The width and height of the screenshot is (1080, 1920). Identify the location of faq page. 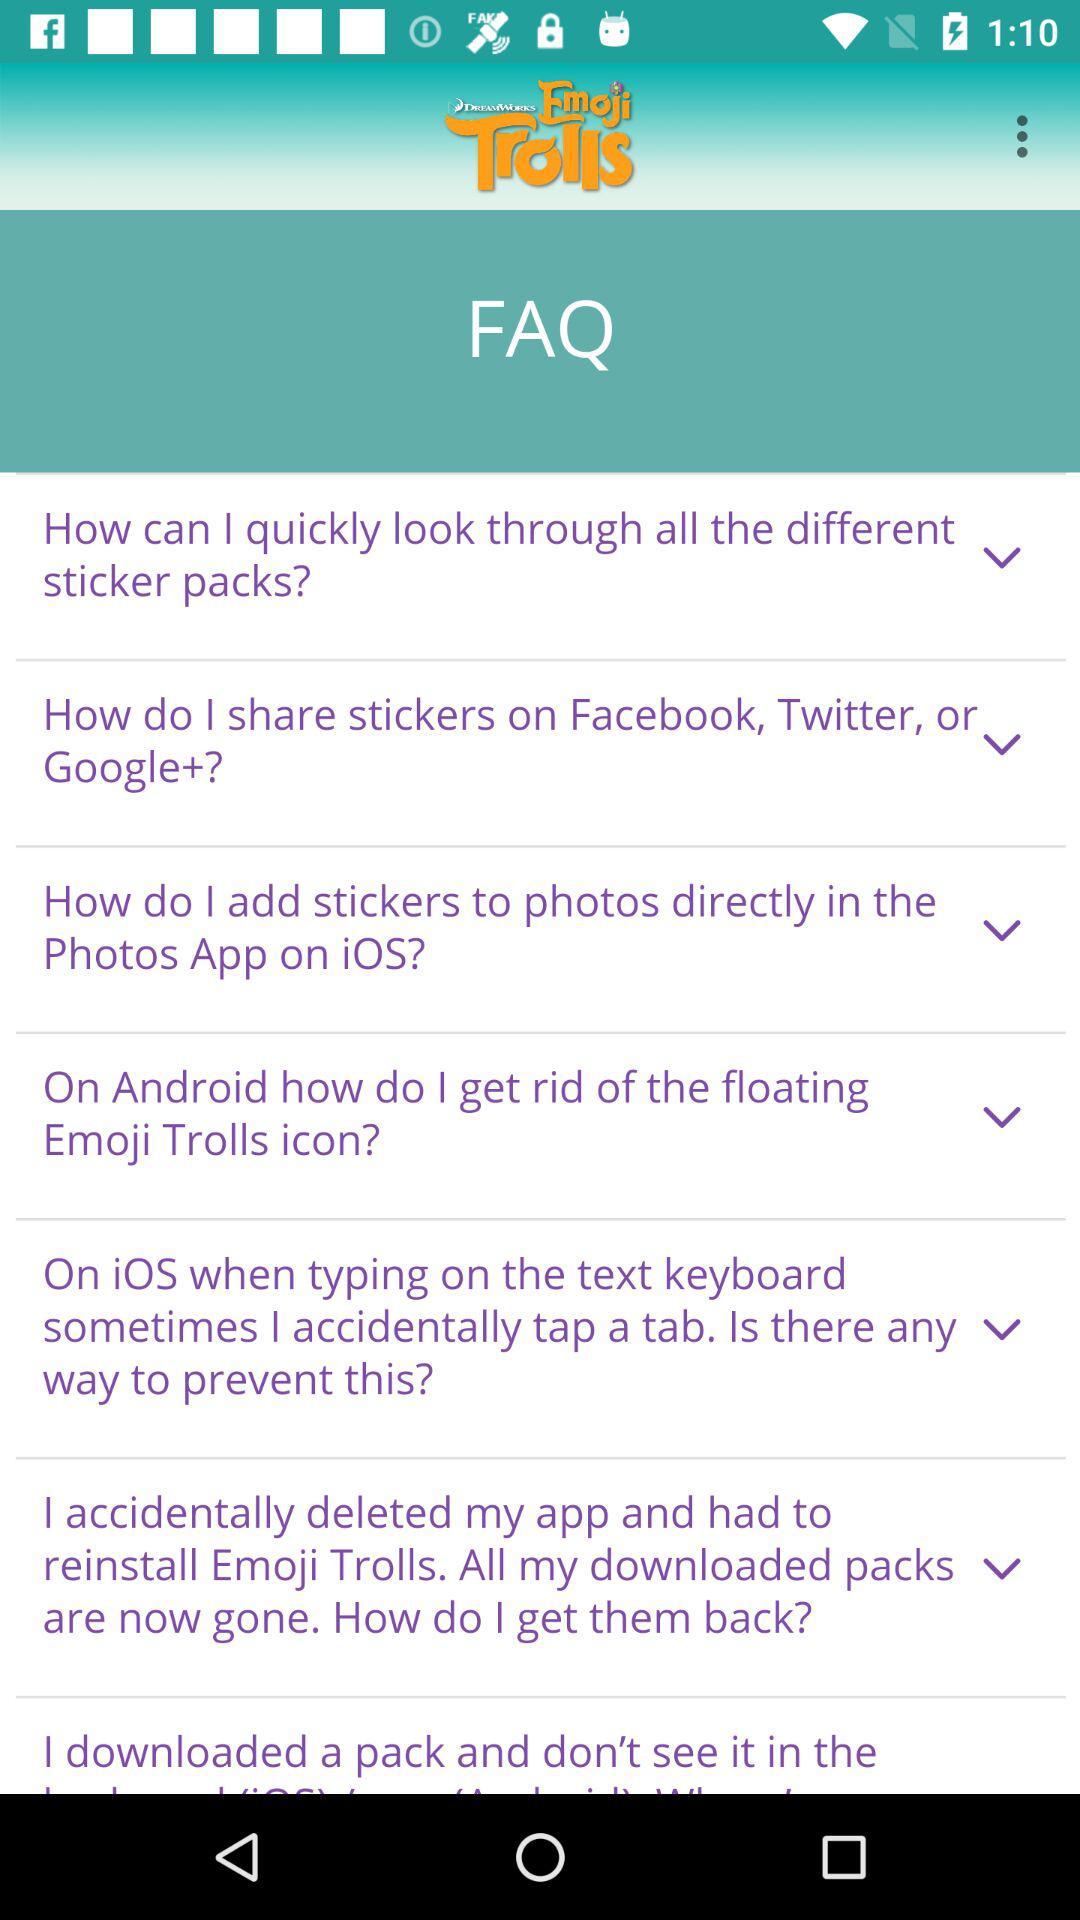
(540, 1002).